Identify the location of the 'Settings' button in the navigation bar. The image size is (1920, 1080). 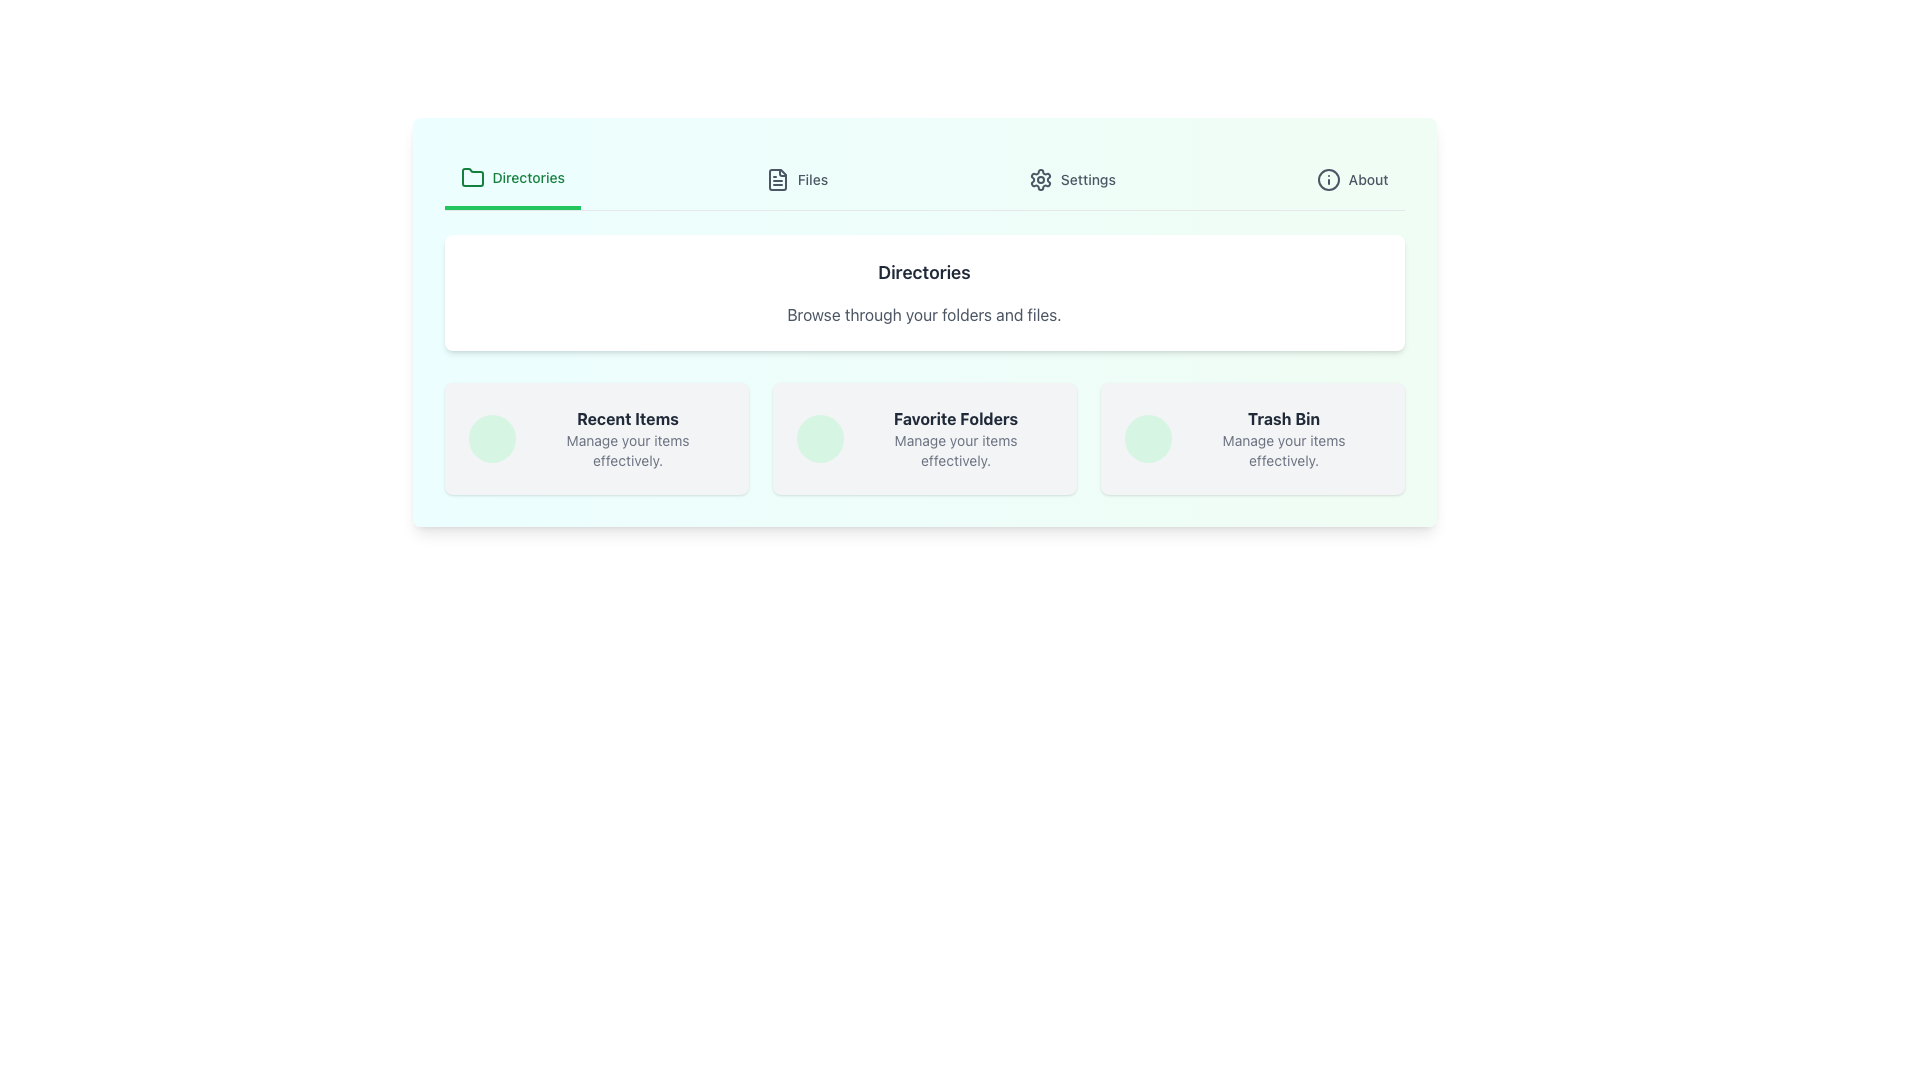
(1071, 180).